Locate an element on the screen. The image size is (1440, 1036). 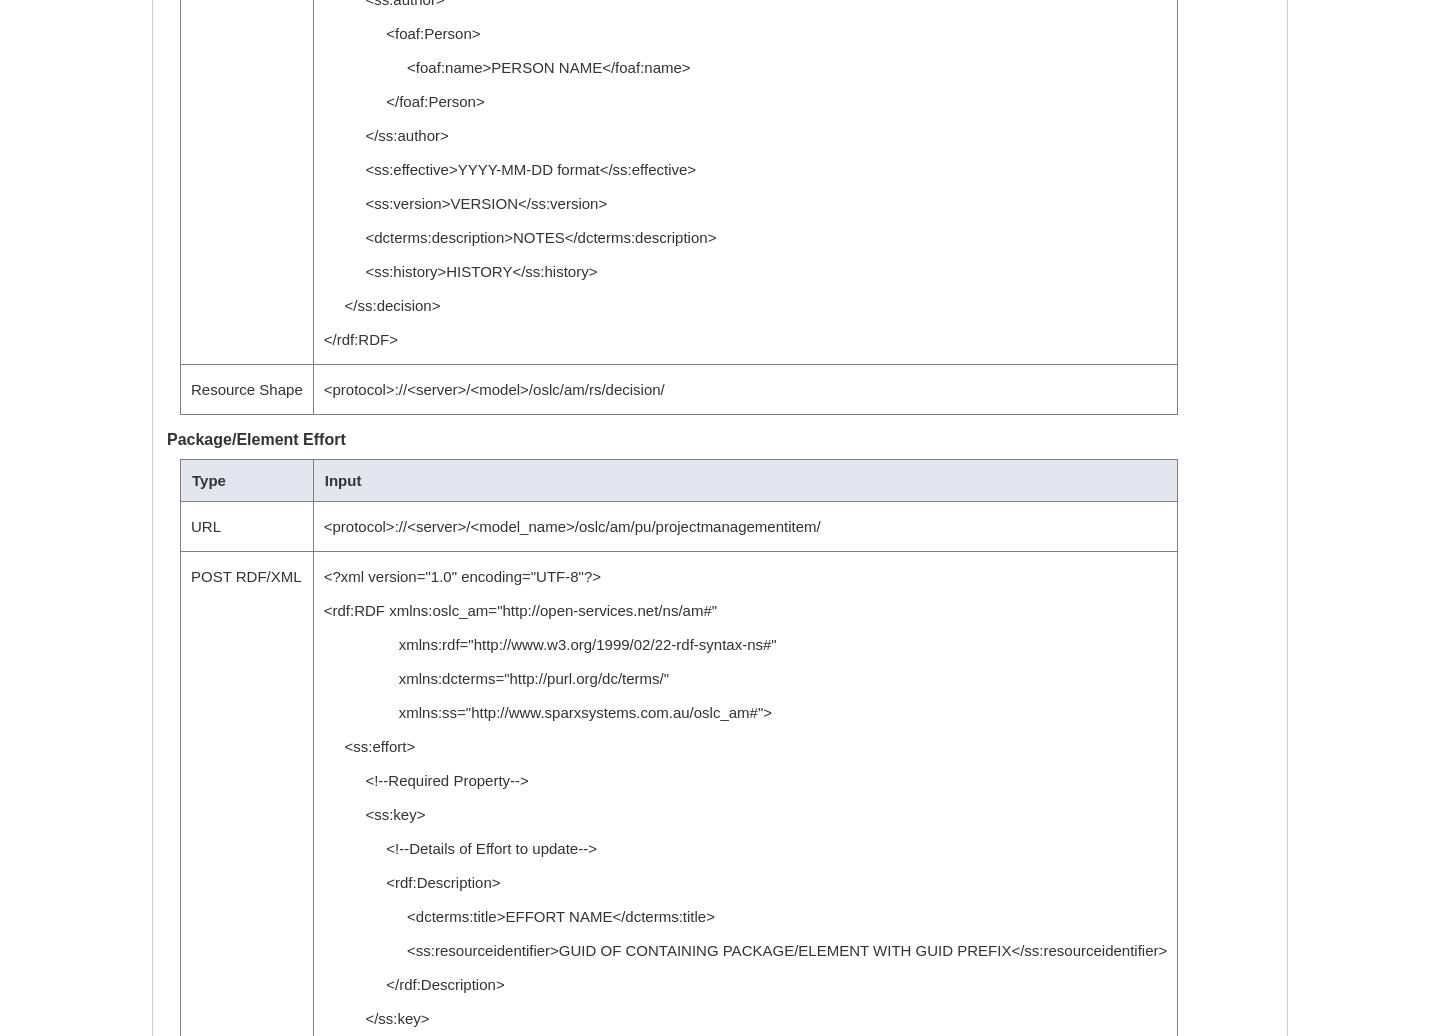
'</ss:author>' is located at coordinates (384, 135).